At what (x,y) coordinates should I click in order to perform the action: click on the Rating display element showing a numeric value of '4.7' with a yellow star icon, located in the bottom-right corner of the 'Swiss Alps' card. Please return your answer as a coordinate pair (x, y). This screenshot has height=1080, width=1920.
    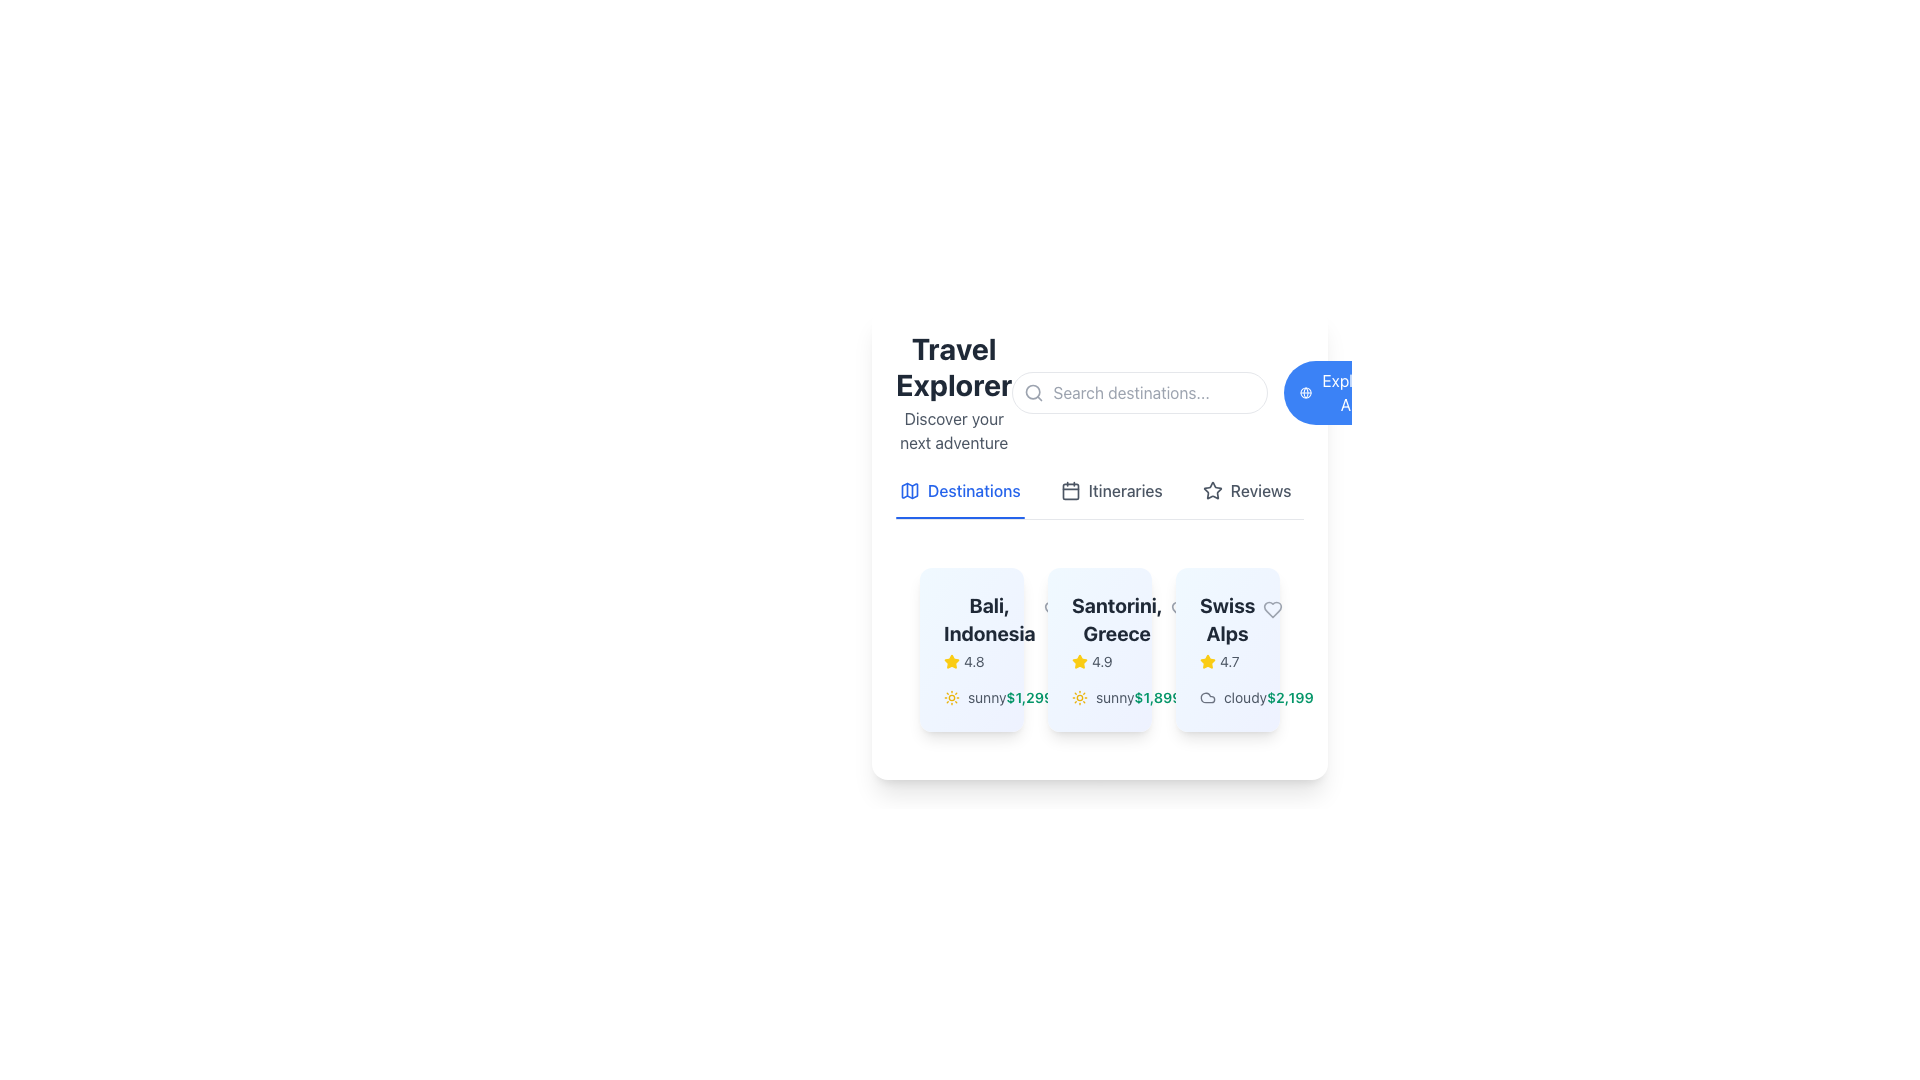
    Looking at the image, I should click on (1226, 662).